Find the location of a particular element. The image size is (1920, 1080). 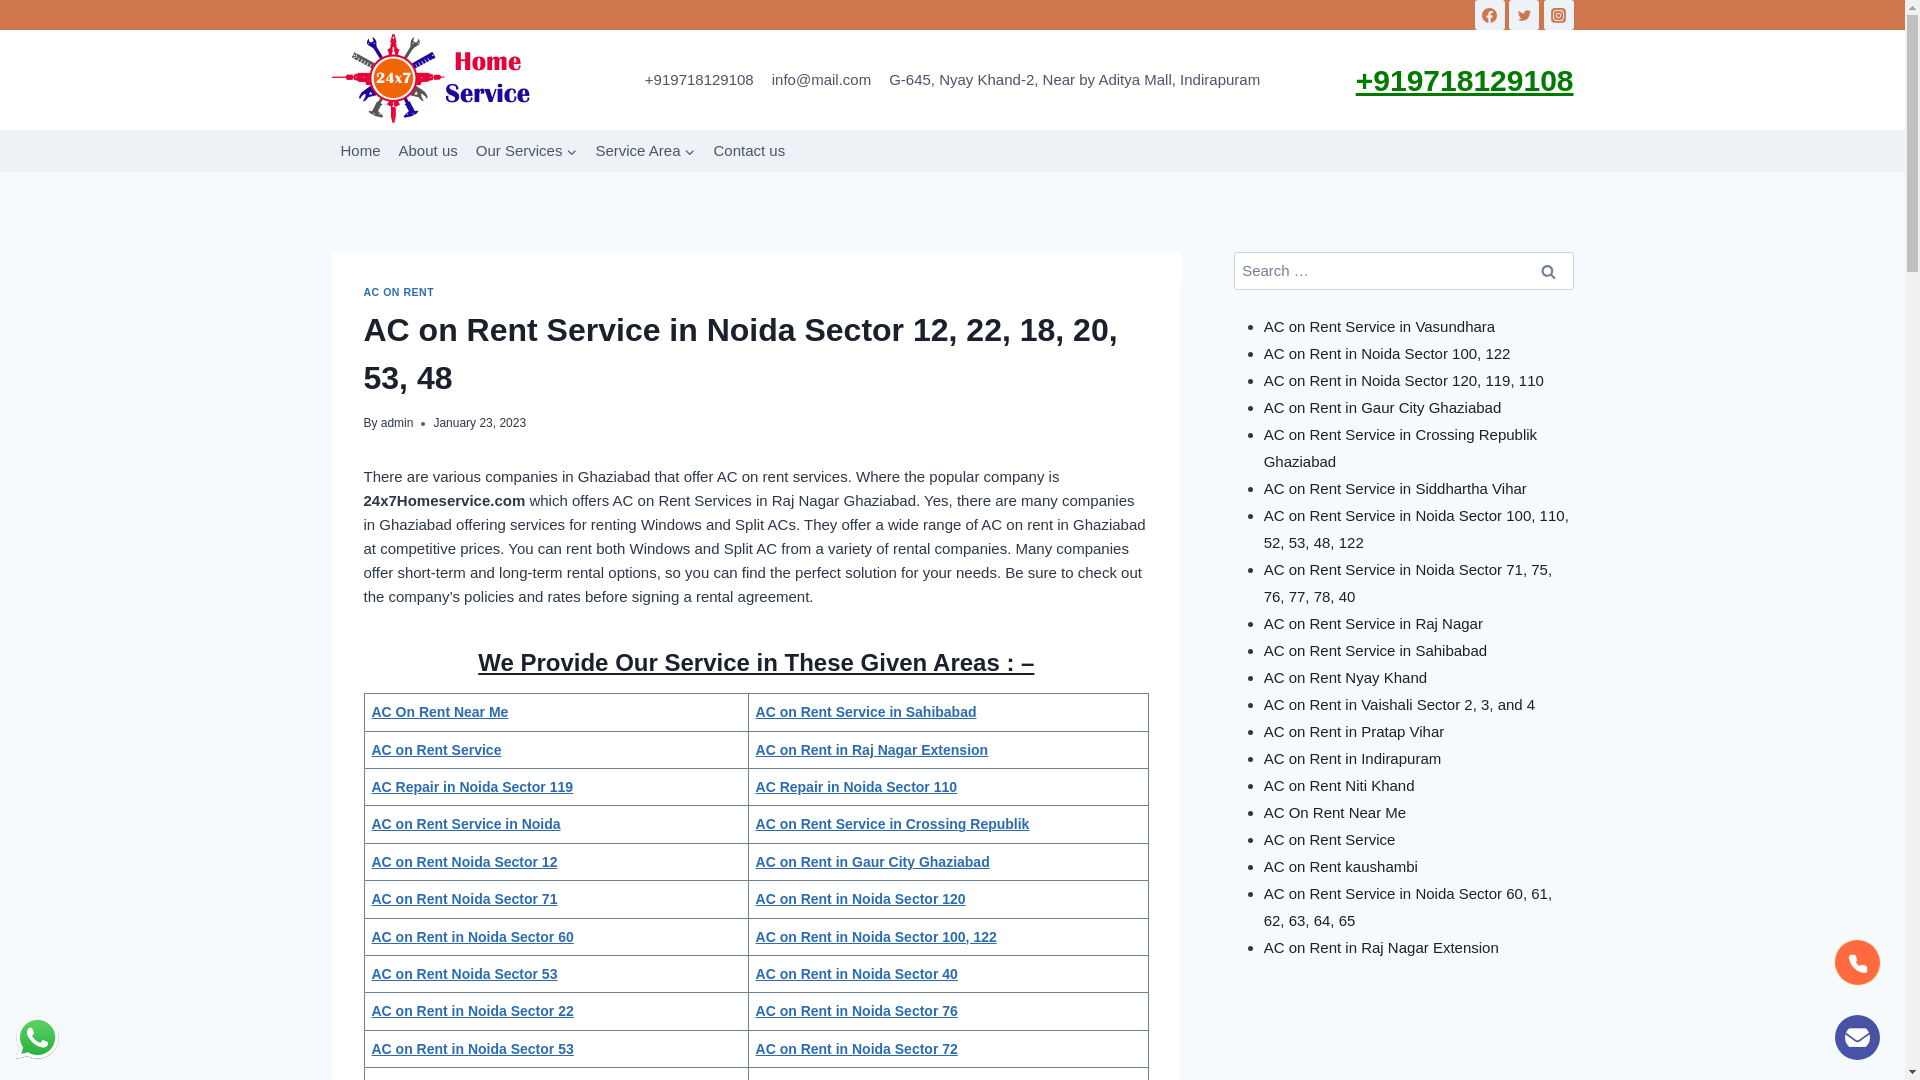

'AC on Rent Service in Siddhartha Vihar' is located at coordinates (1394, 488).